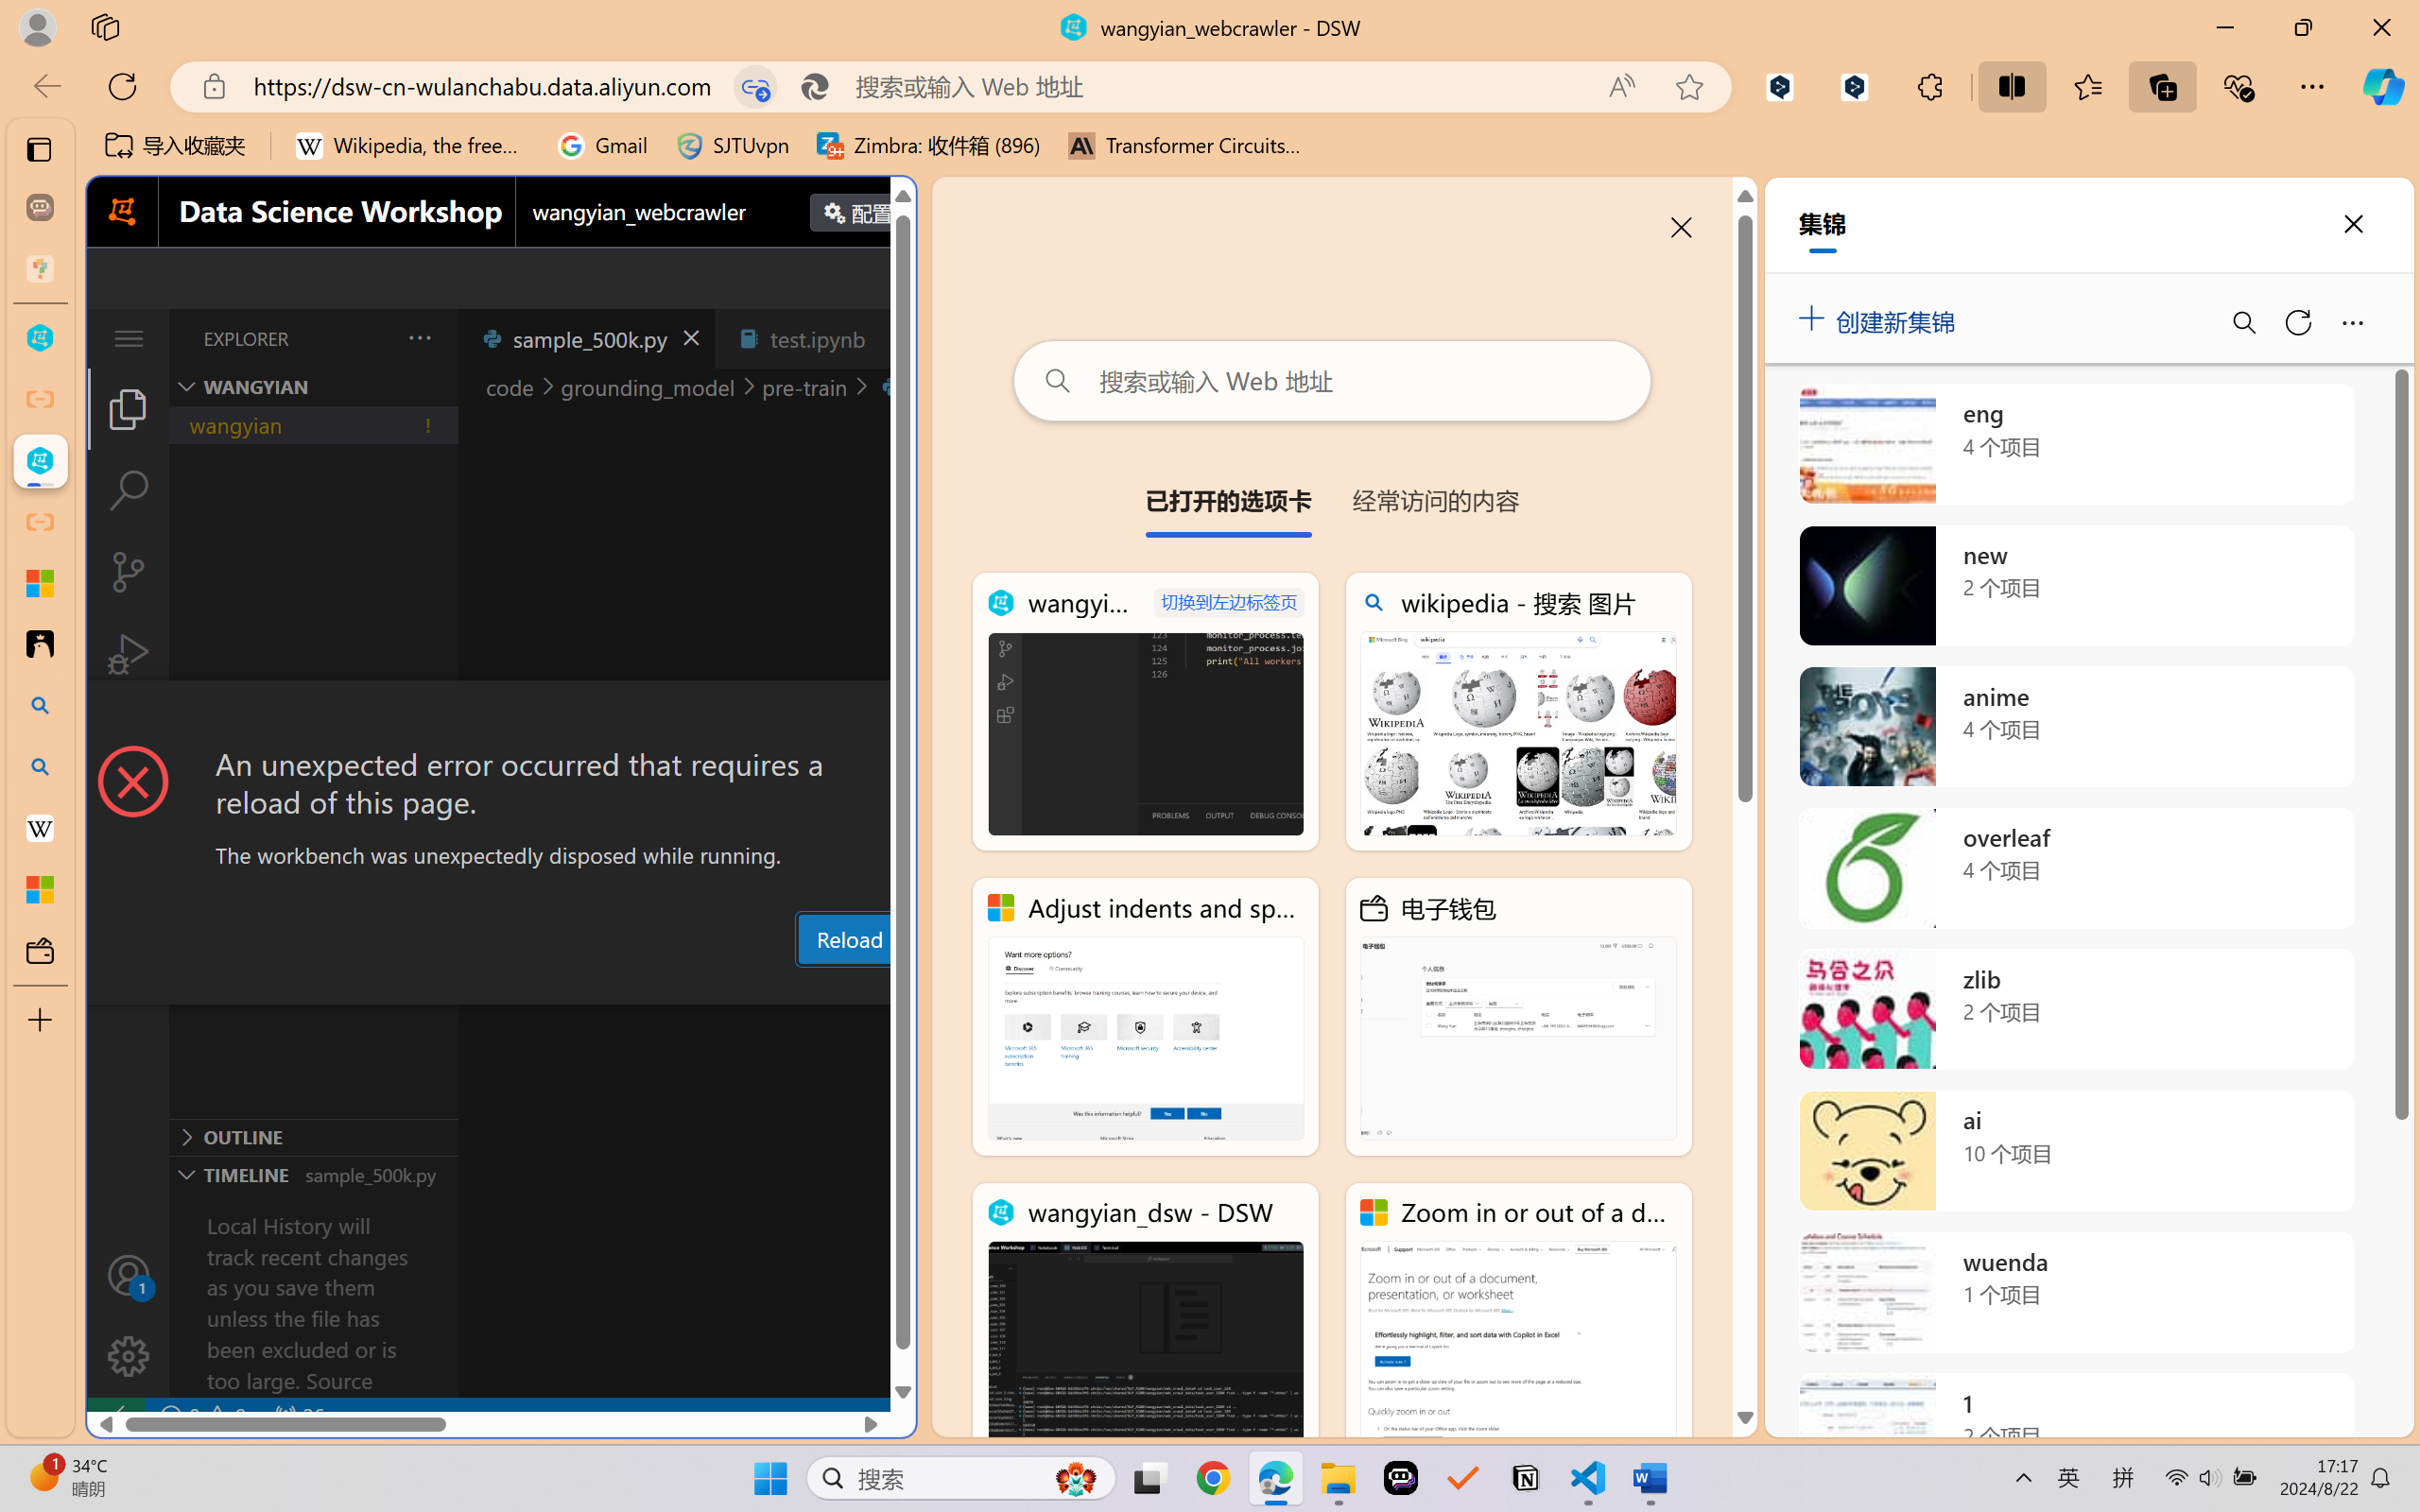 The height and width of the screenshot is (1512, 2420). I want to click on 'Search (Ctrl+Shift+F)', so click(127, 490).